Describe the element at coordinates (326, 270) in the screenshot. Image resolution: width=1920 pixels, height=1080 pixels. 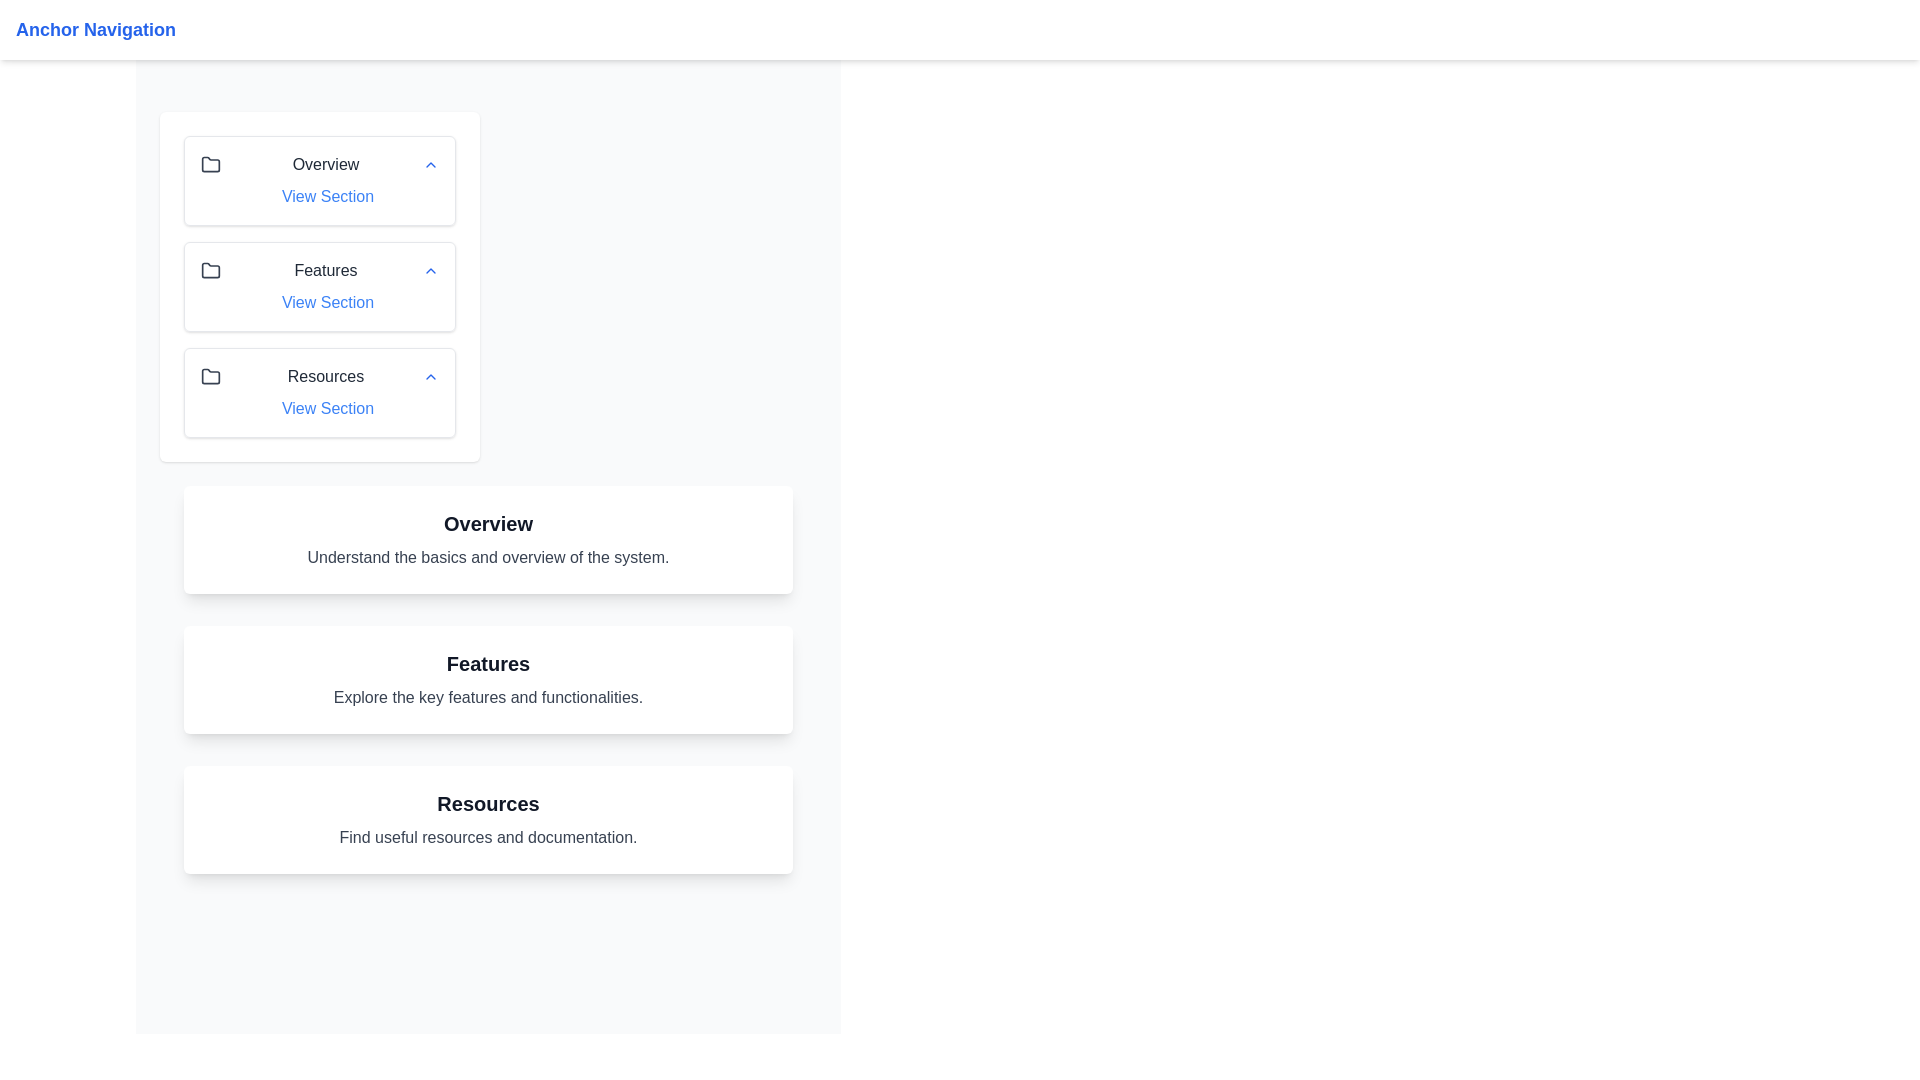
I see `text label 'Features' located in the left navigation panel, which is styled with a medium font size, gray color, and bold weight, positioned between 'Overview' and 'Resources'` at that location.